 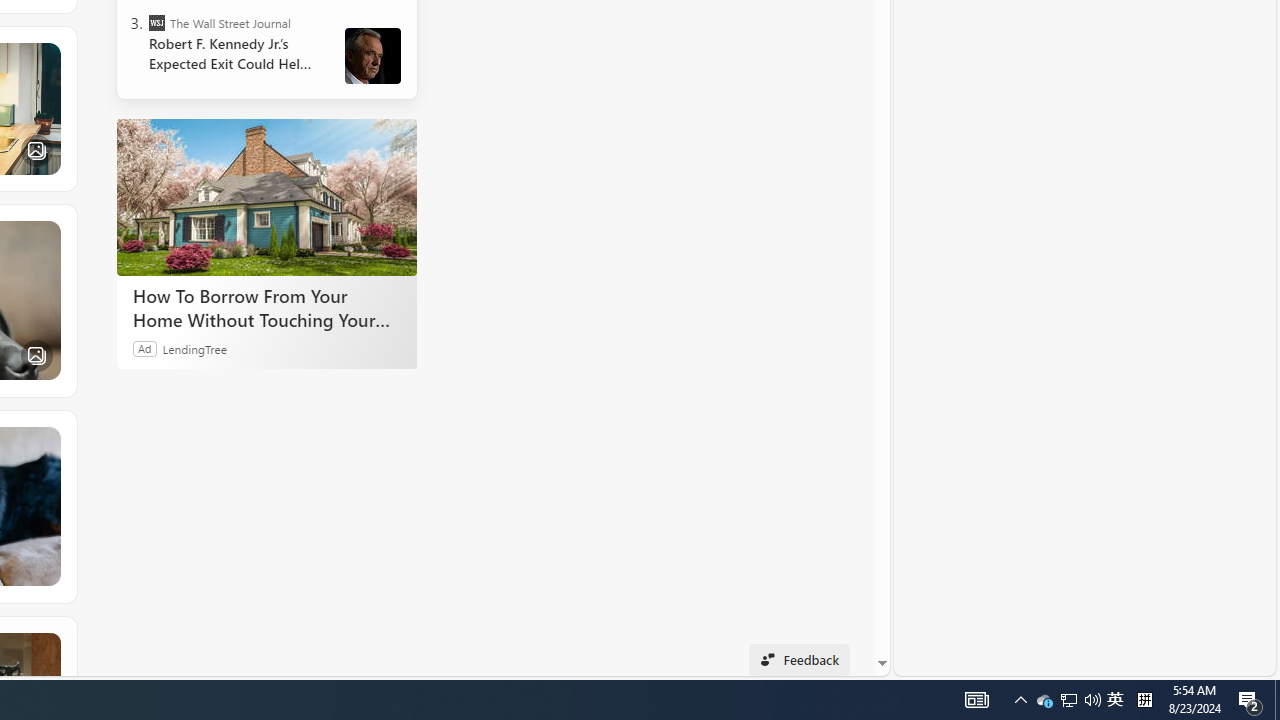 What do you see at coordinates (798, 659) in the screenshot?
I see `'Feedback'` at bounding box center [798, 659].